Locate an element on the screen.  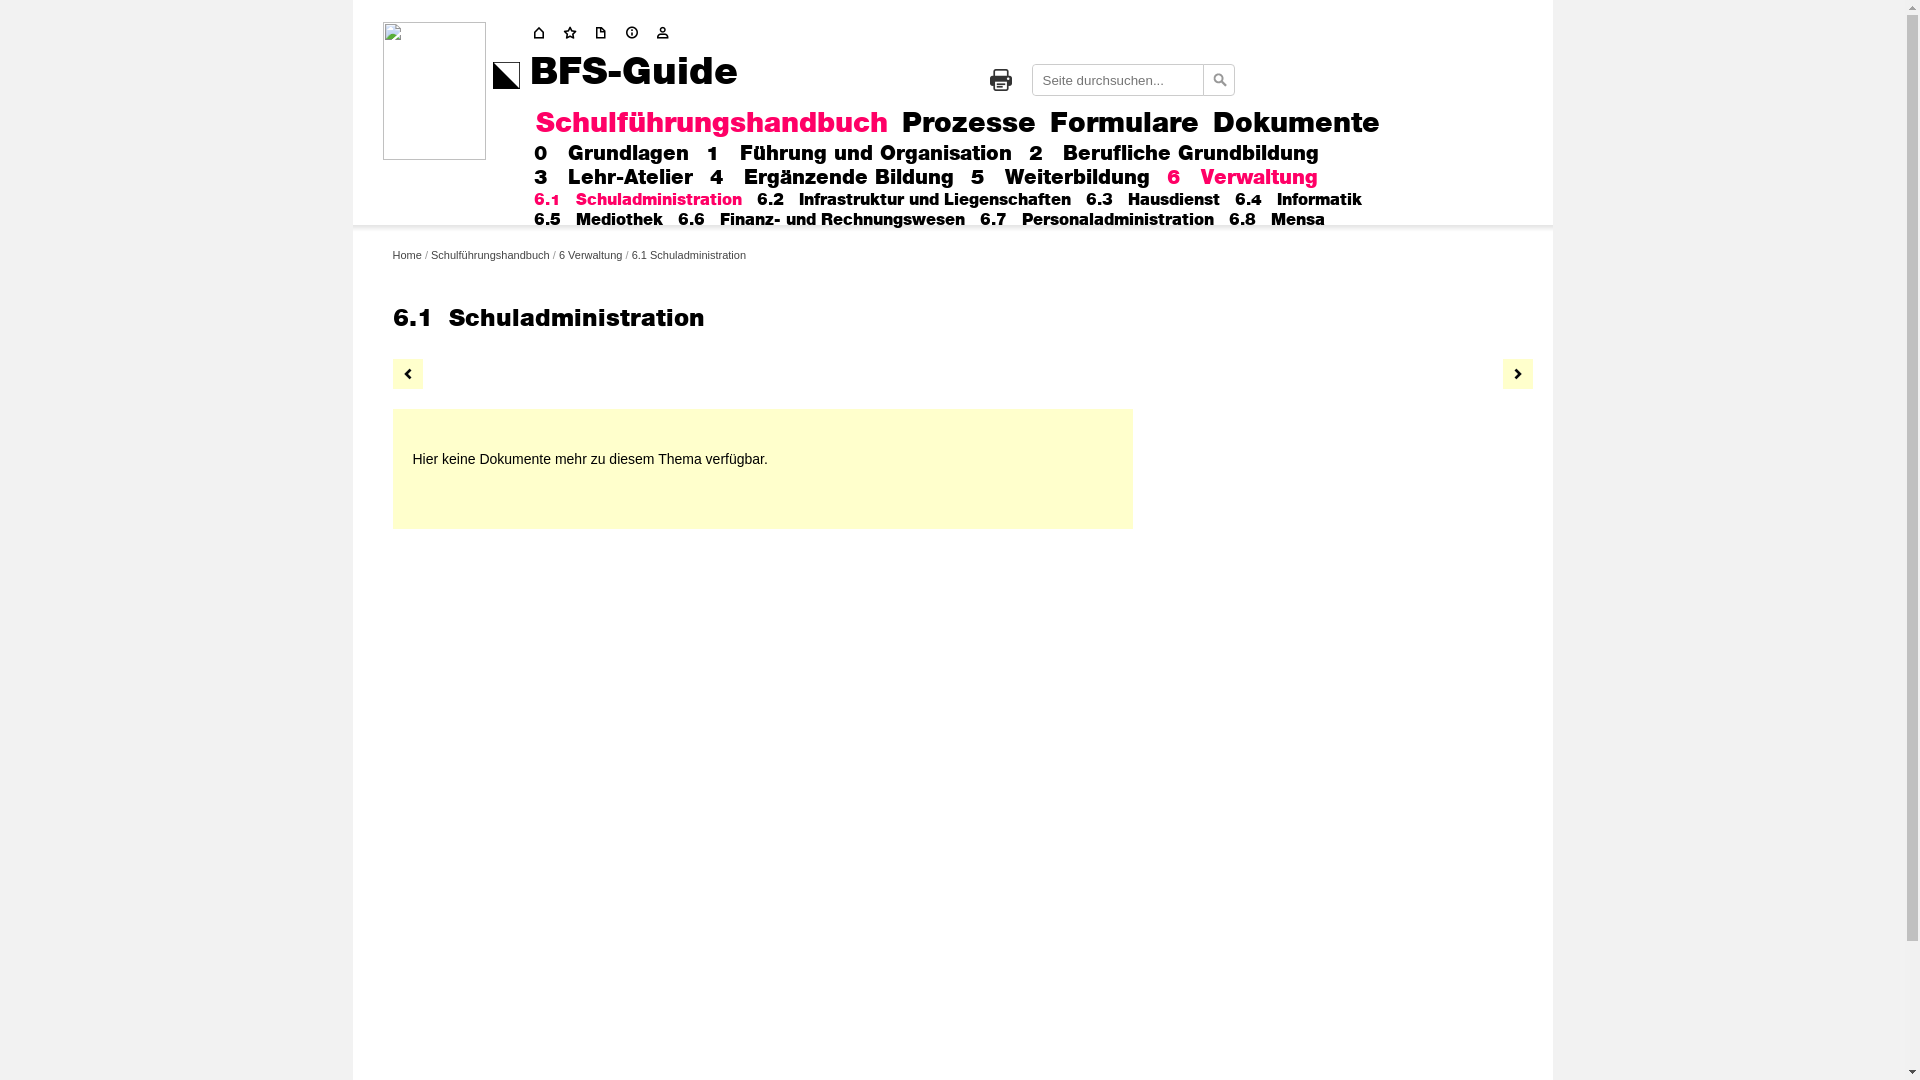
'6.4   Informatik' is located at coordinates (1297, 200).